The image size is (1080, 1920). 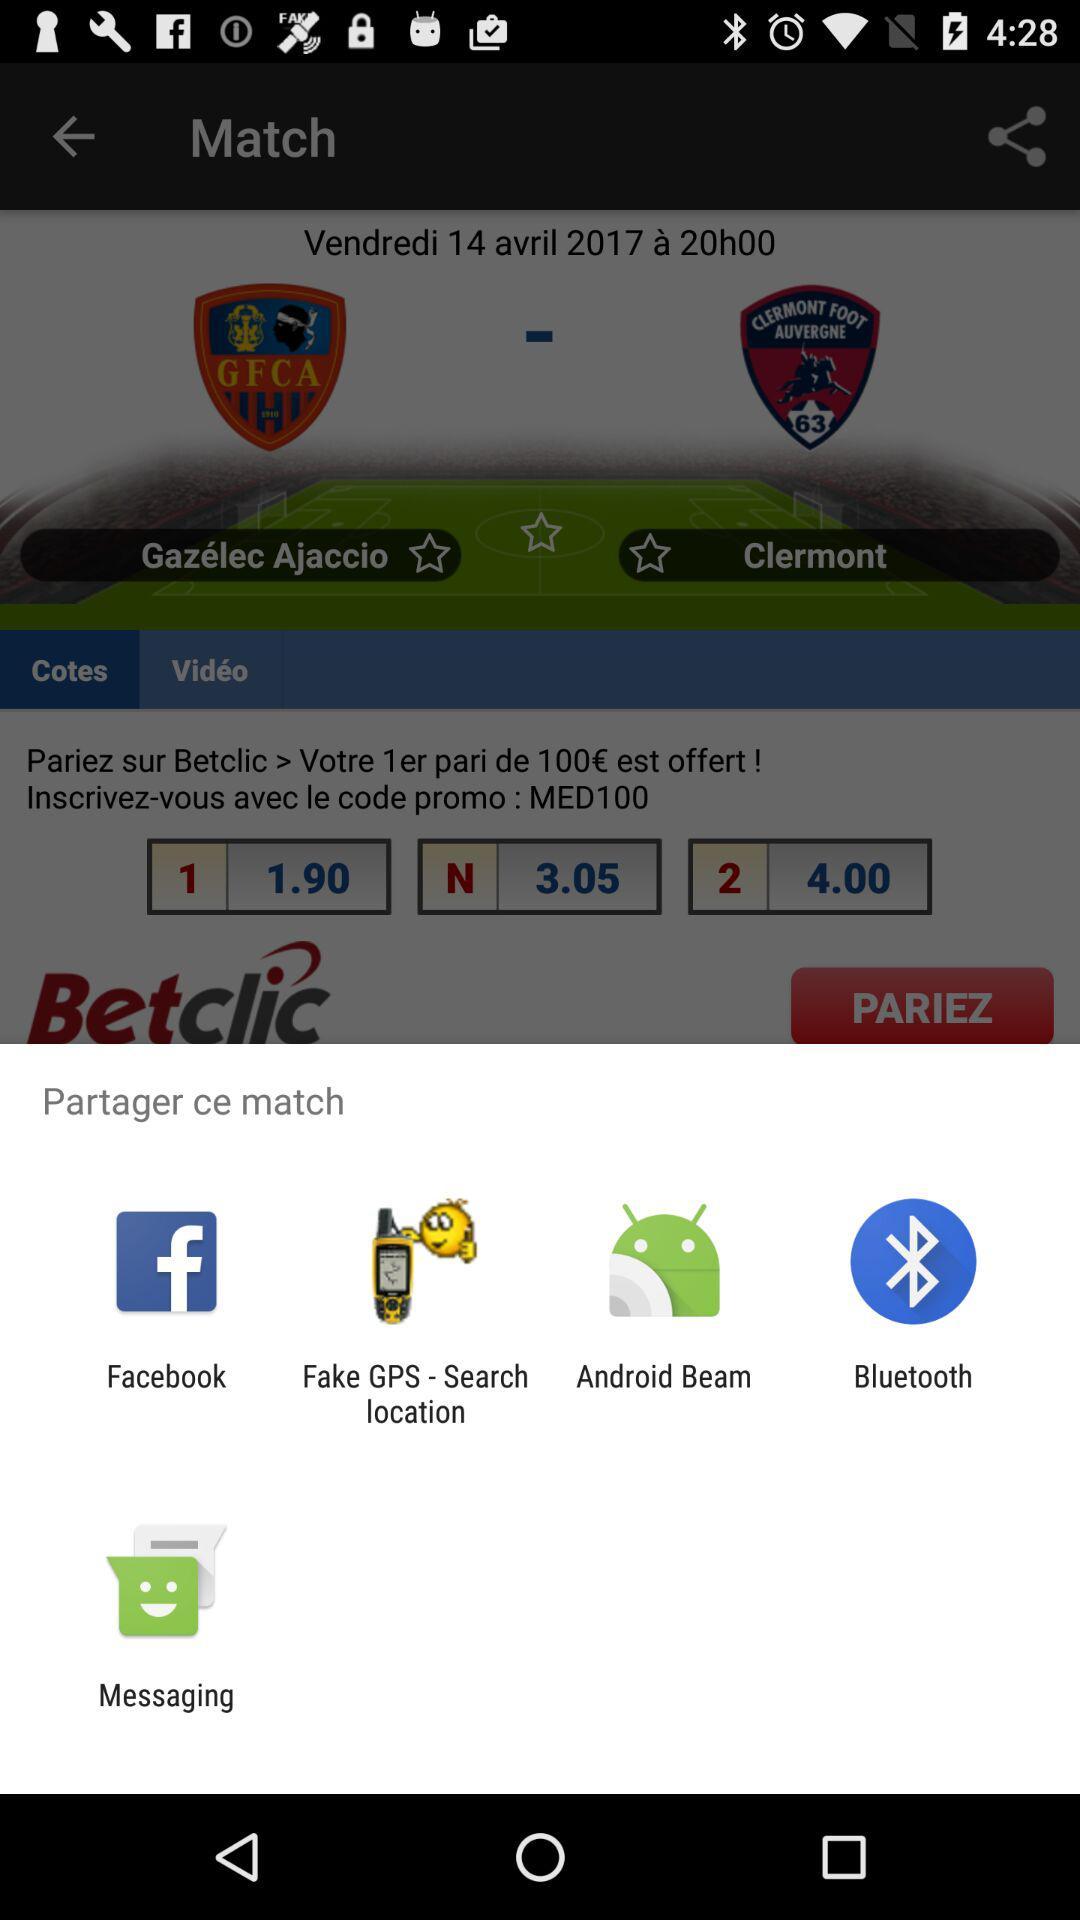 What do you see at coordinates (664, 1392) in the screenshot?
I see `app to the left of the bluetooth` at bounding box center [664, 1392].